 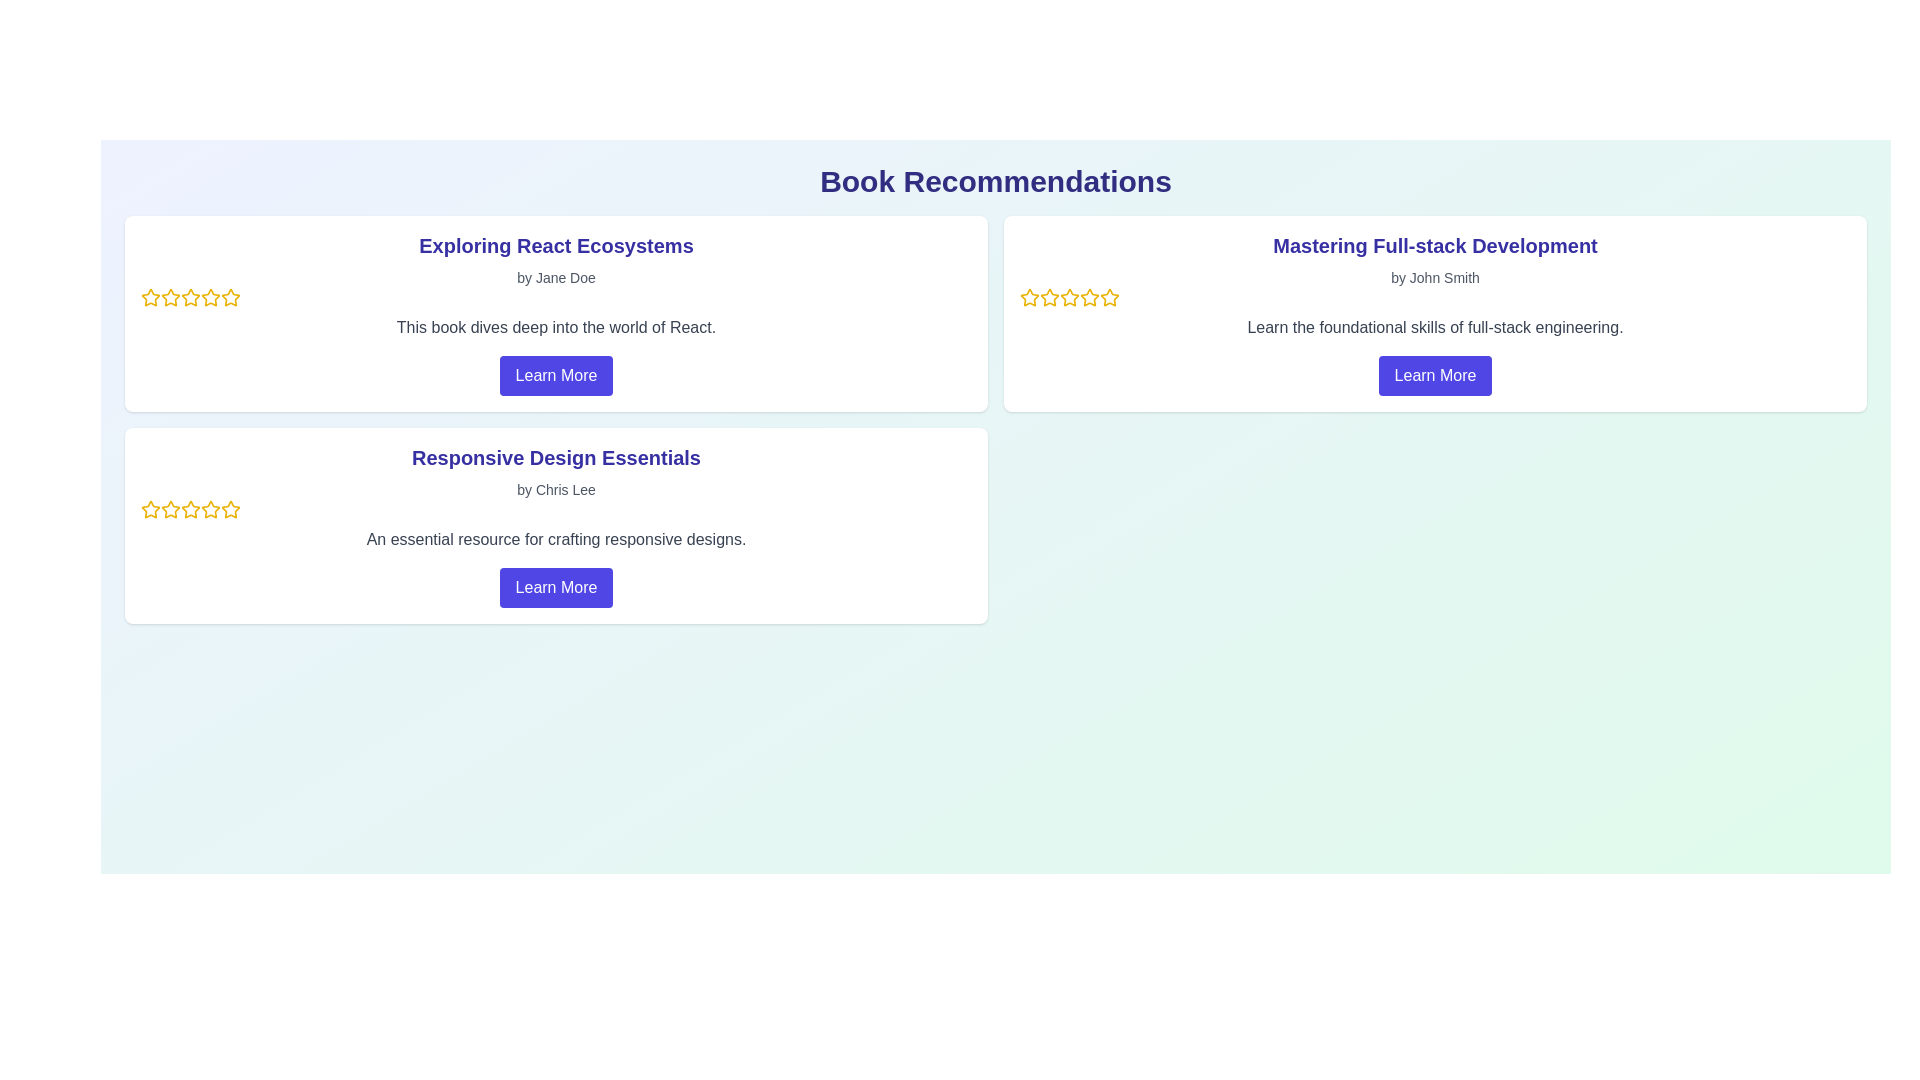 What do you see at coordinates (171, 297) in the screenshot?
I see `the first star in the rating component of the 'Exploring React Ecosystems' card` at bounding box center [171, 297].